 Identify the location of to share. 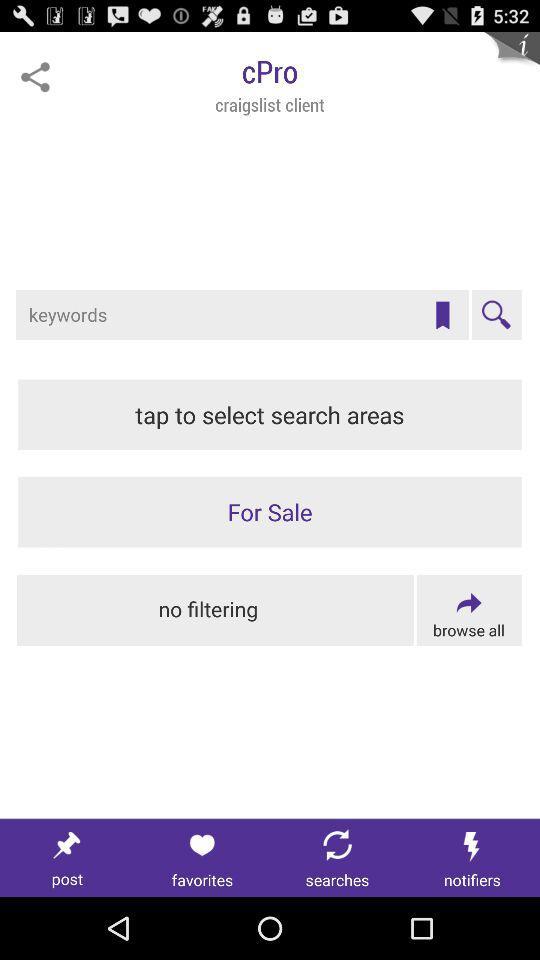
(35, 77).